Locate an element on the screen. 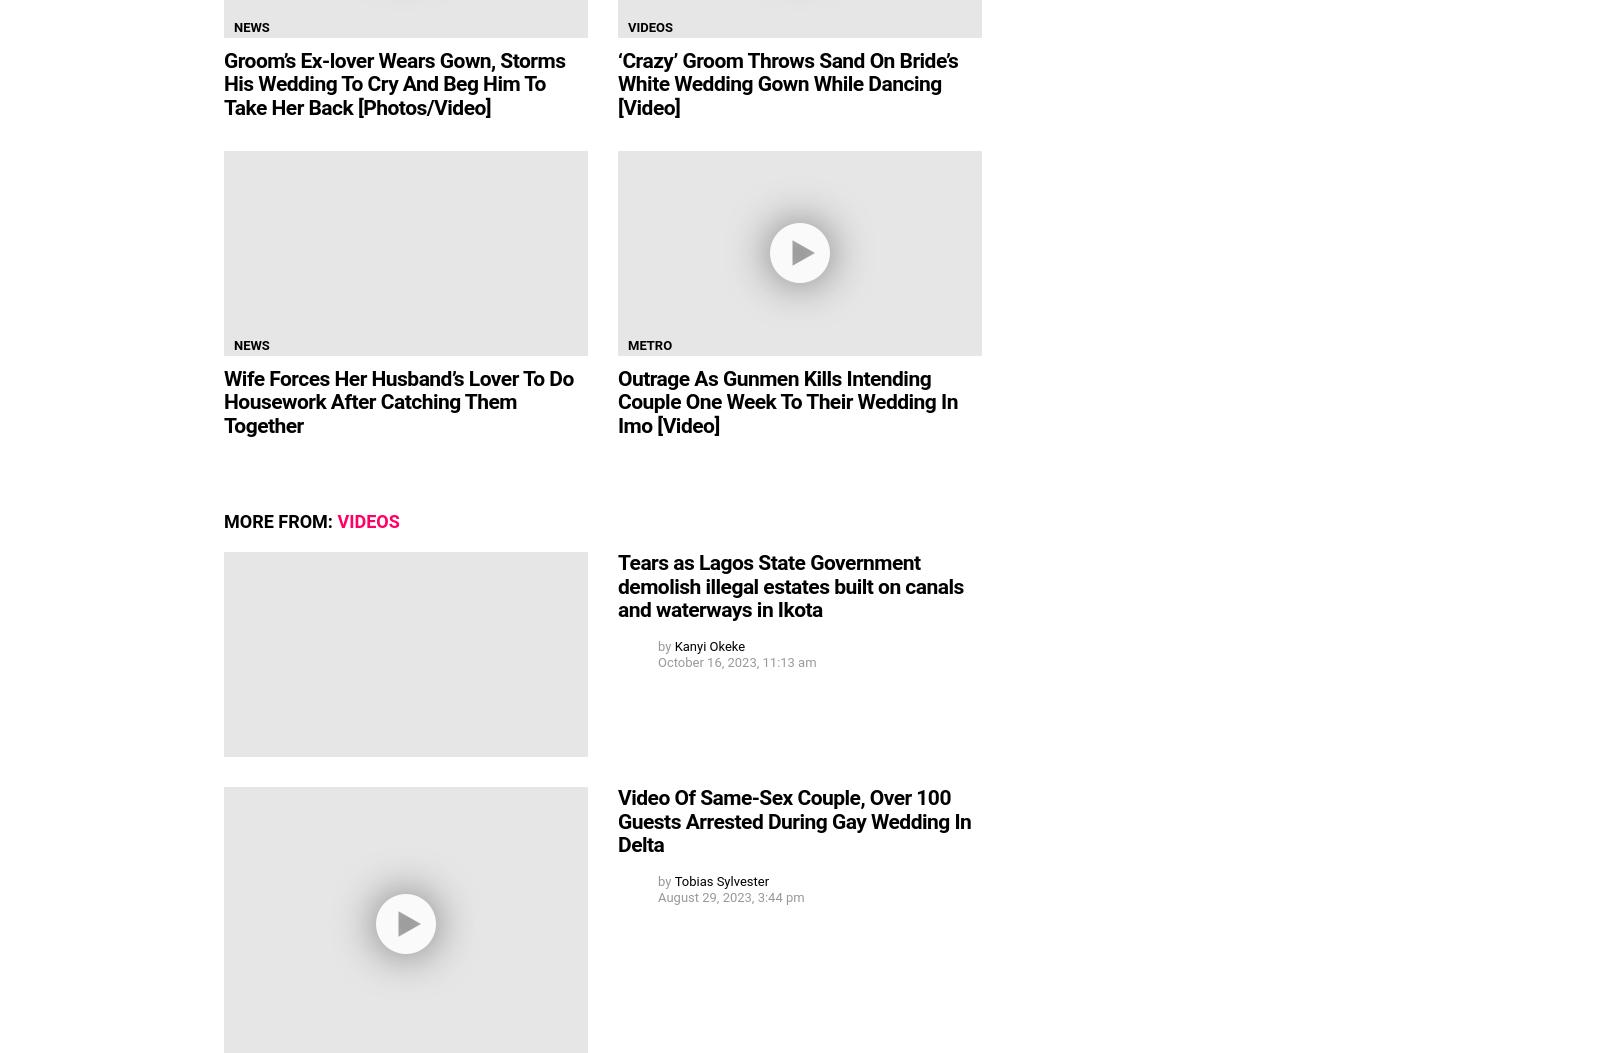  'Tobias Sylvester' is located at coordinates (721, 880).